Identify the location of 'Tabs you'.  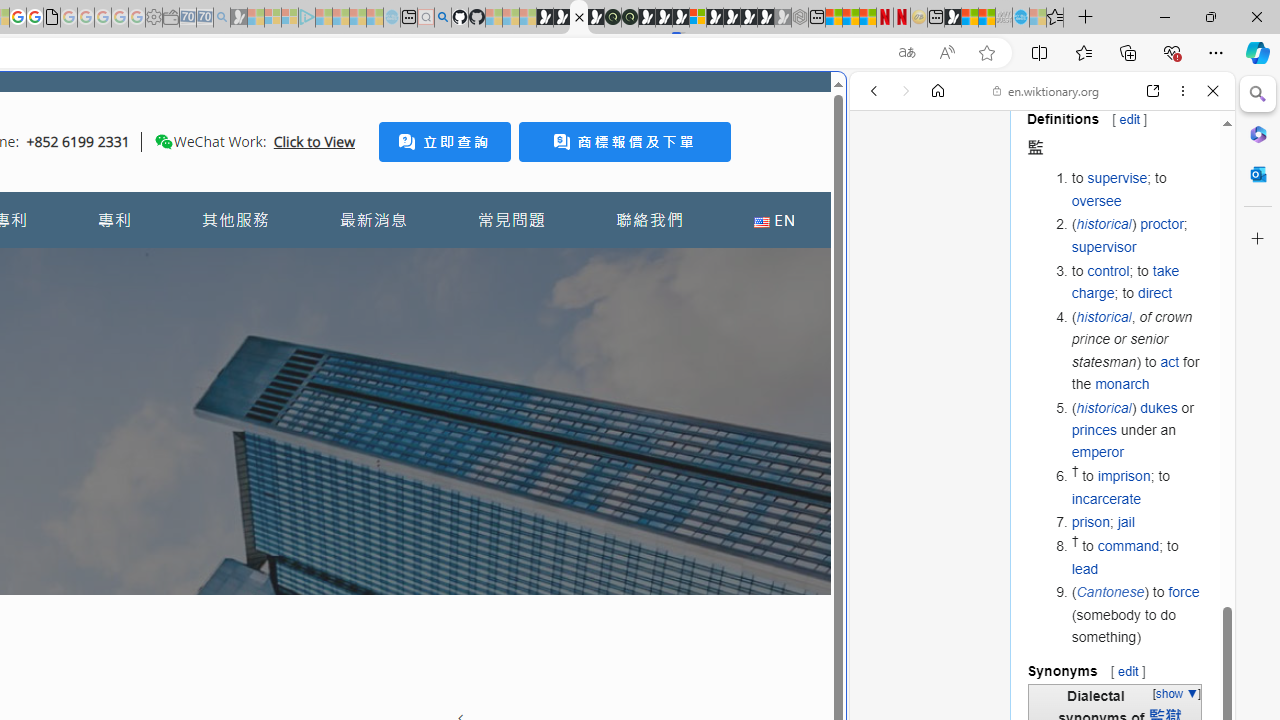
(276, 265).